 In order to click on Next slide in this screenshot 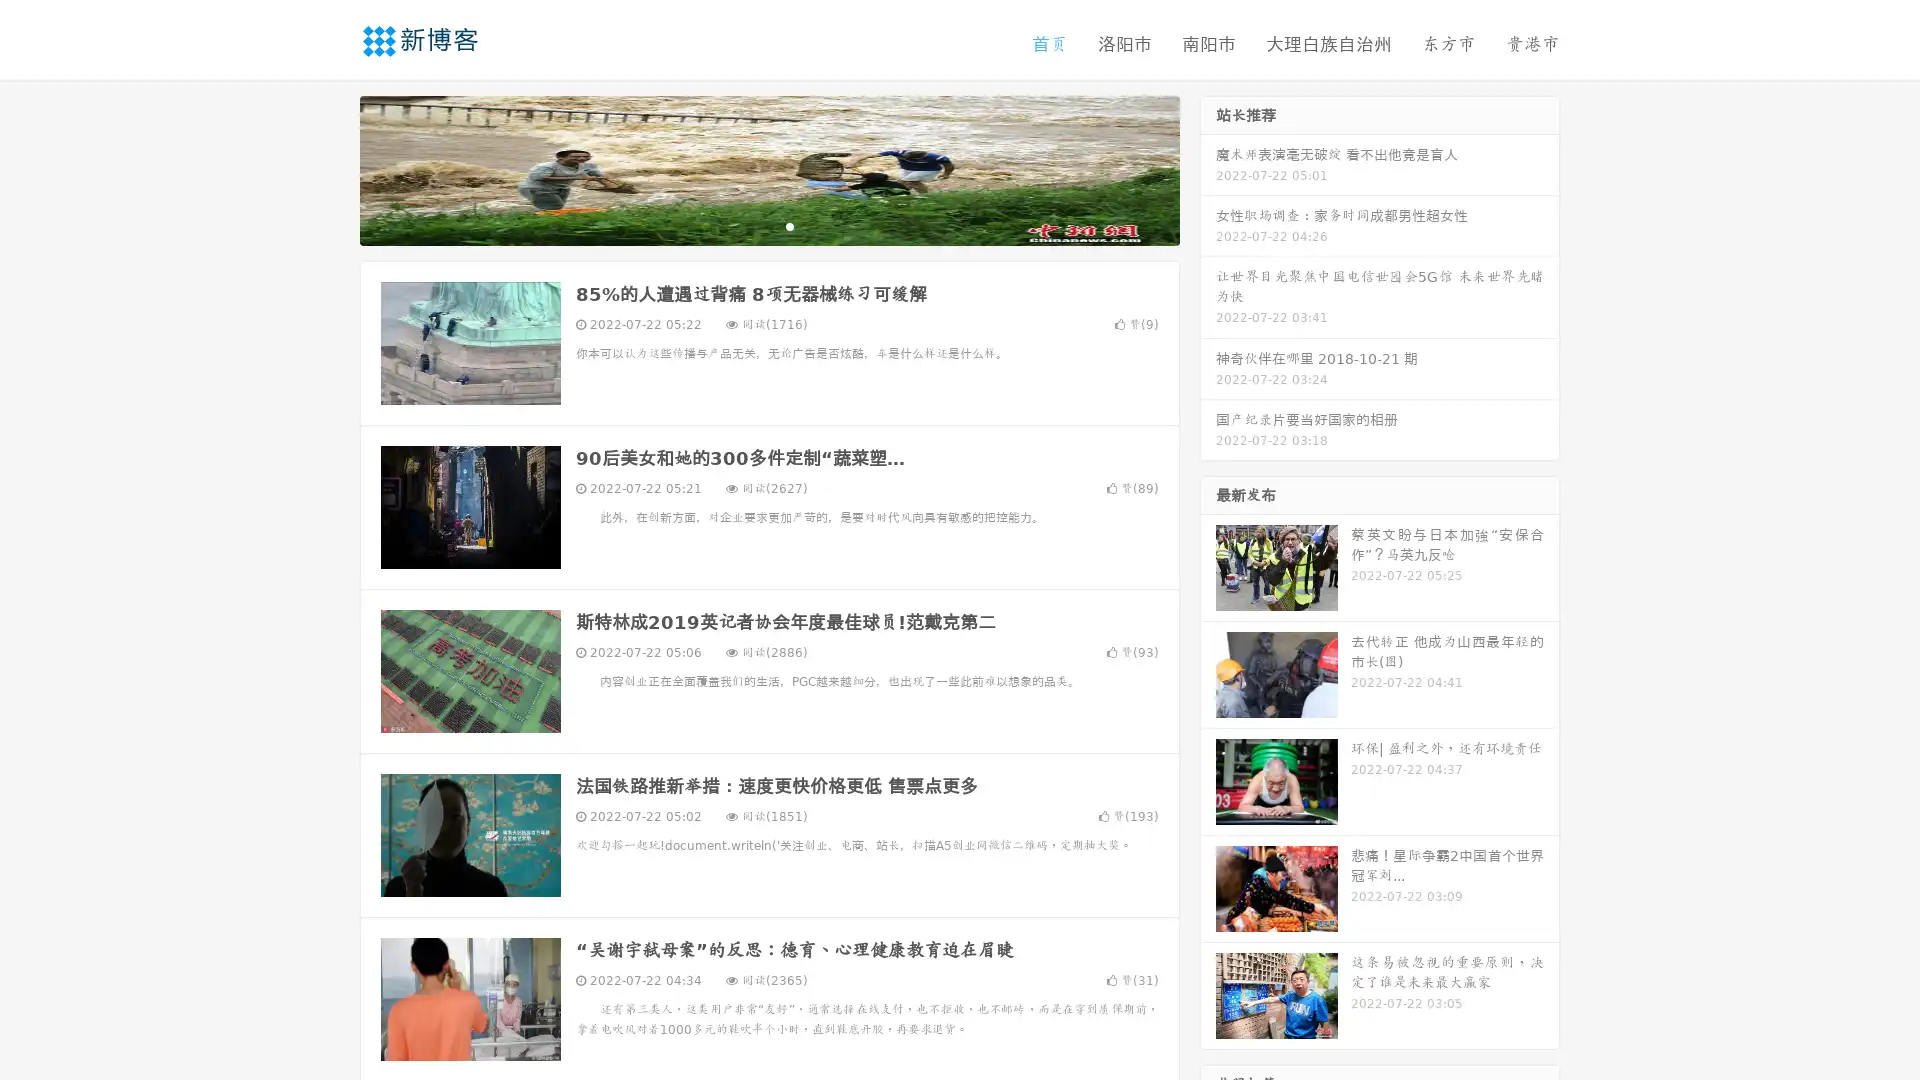, I will do `click(1208, 168)`.